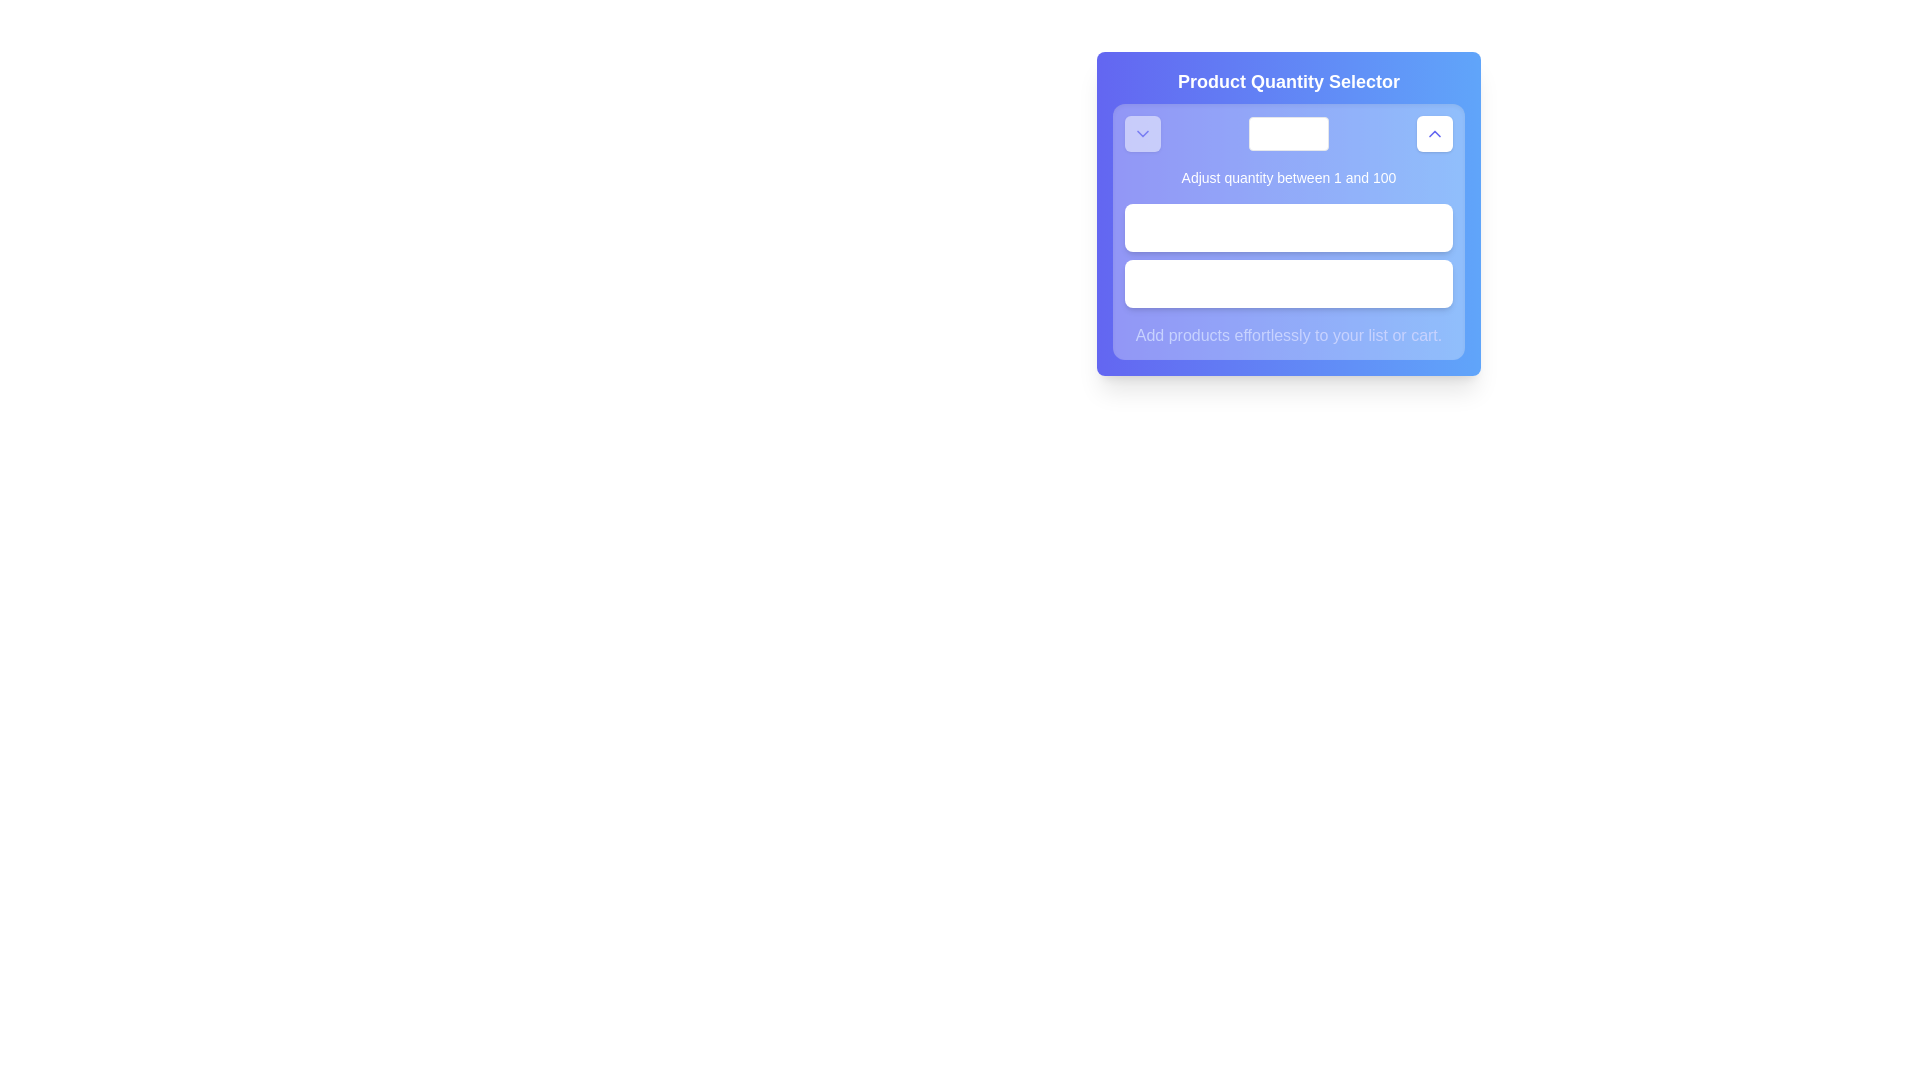  I want to click on the button with an upward-pointing chevron icon, which is styled with a light background and rounded corners, located on the right side of a numeric input field, so click(1434, 134).